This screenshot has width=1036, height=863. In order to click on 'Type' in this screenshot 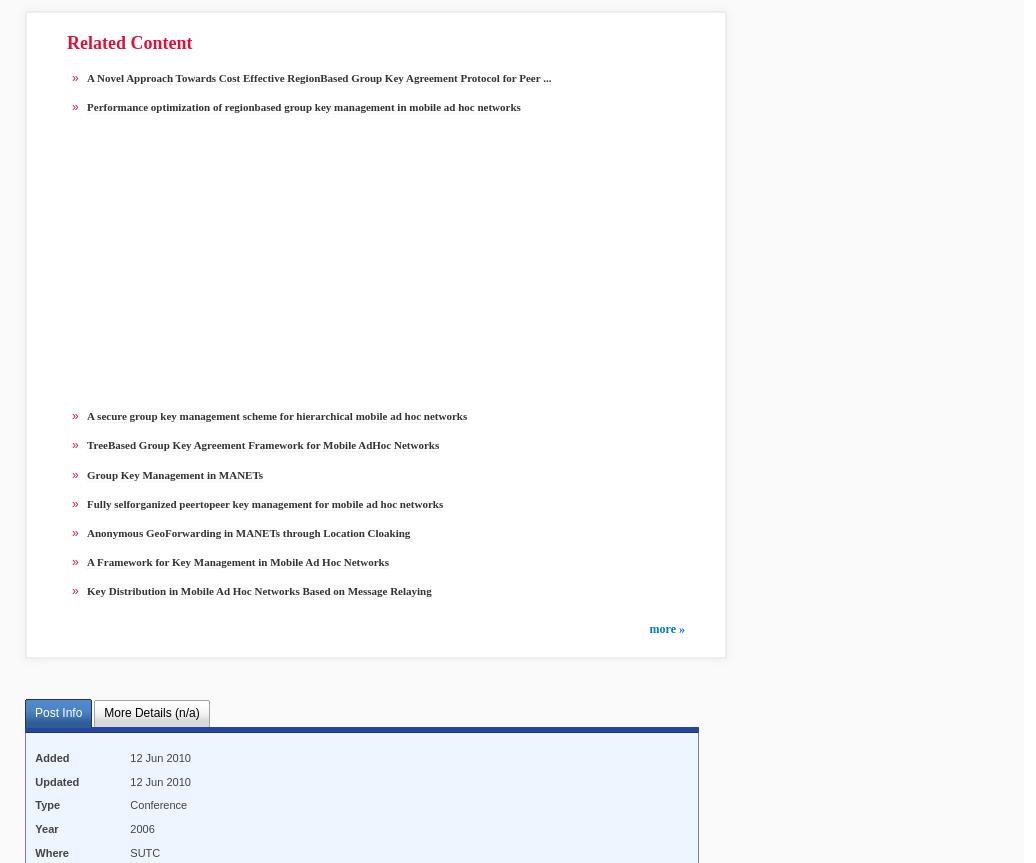, I will do `click(35, 804)`.